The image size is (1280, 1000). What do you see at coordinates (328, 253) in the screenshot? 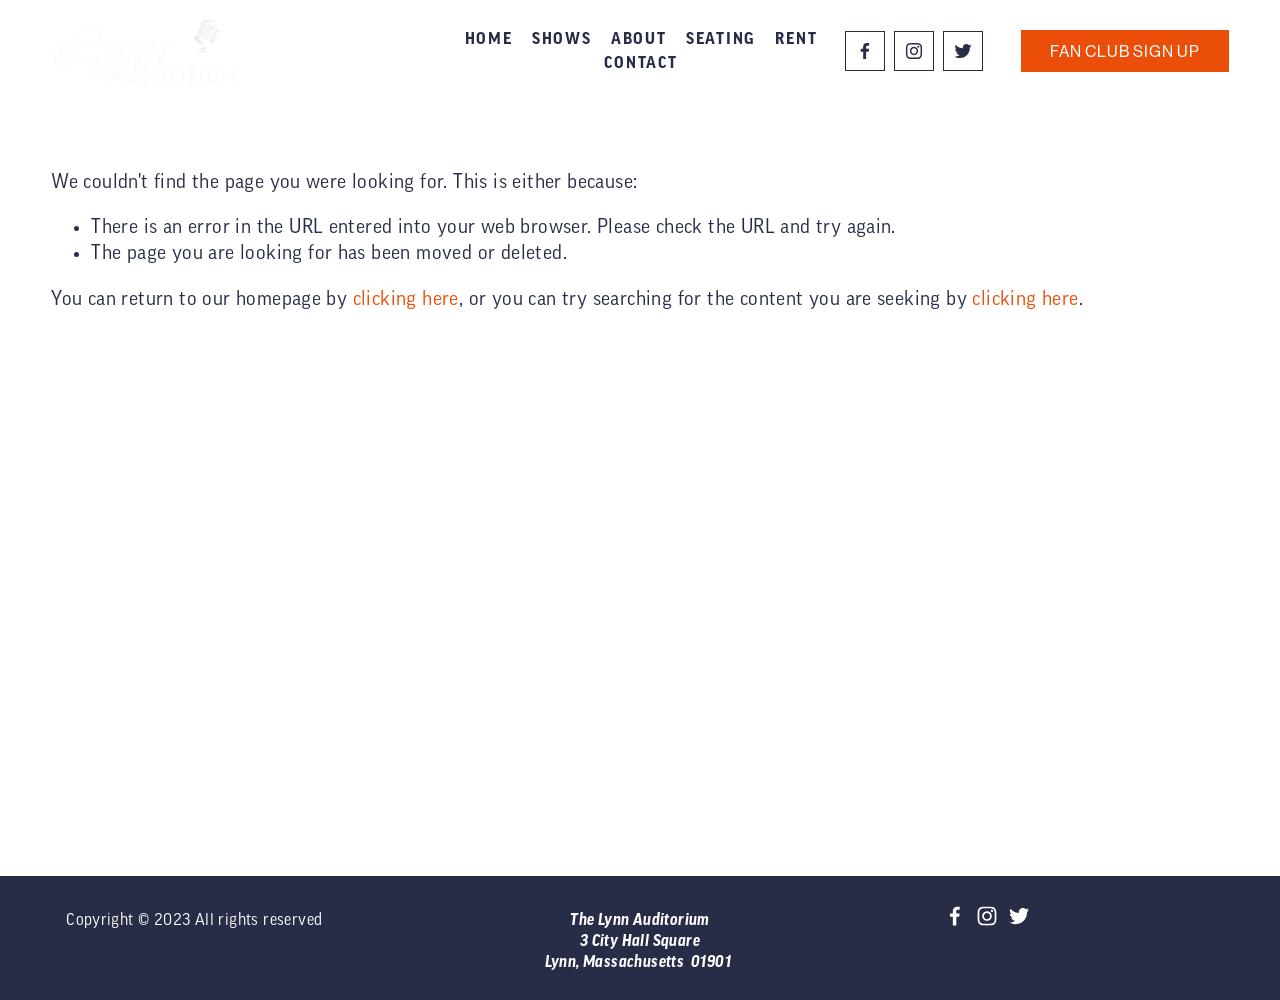
I see `'The page you are looking for has been moved or deleted.'` at bounding box center [328, 253].